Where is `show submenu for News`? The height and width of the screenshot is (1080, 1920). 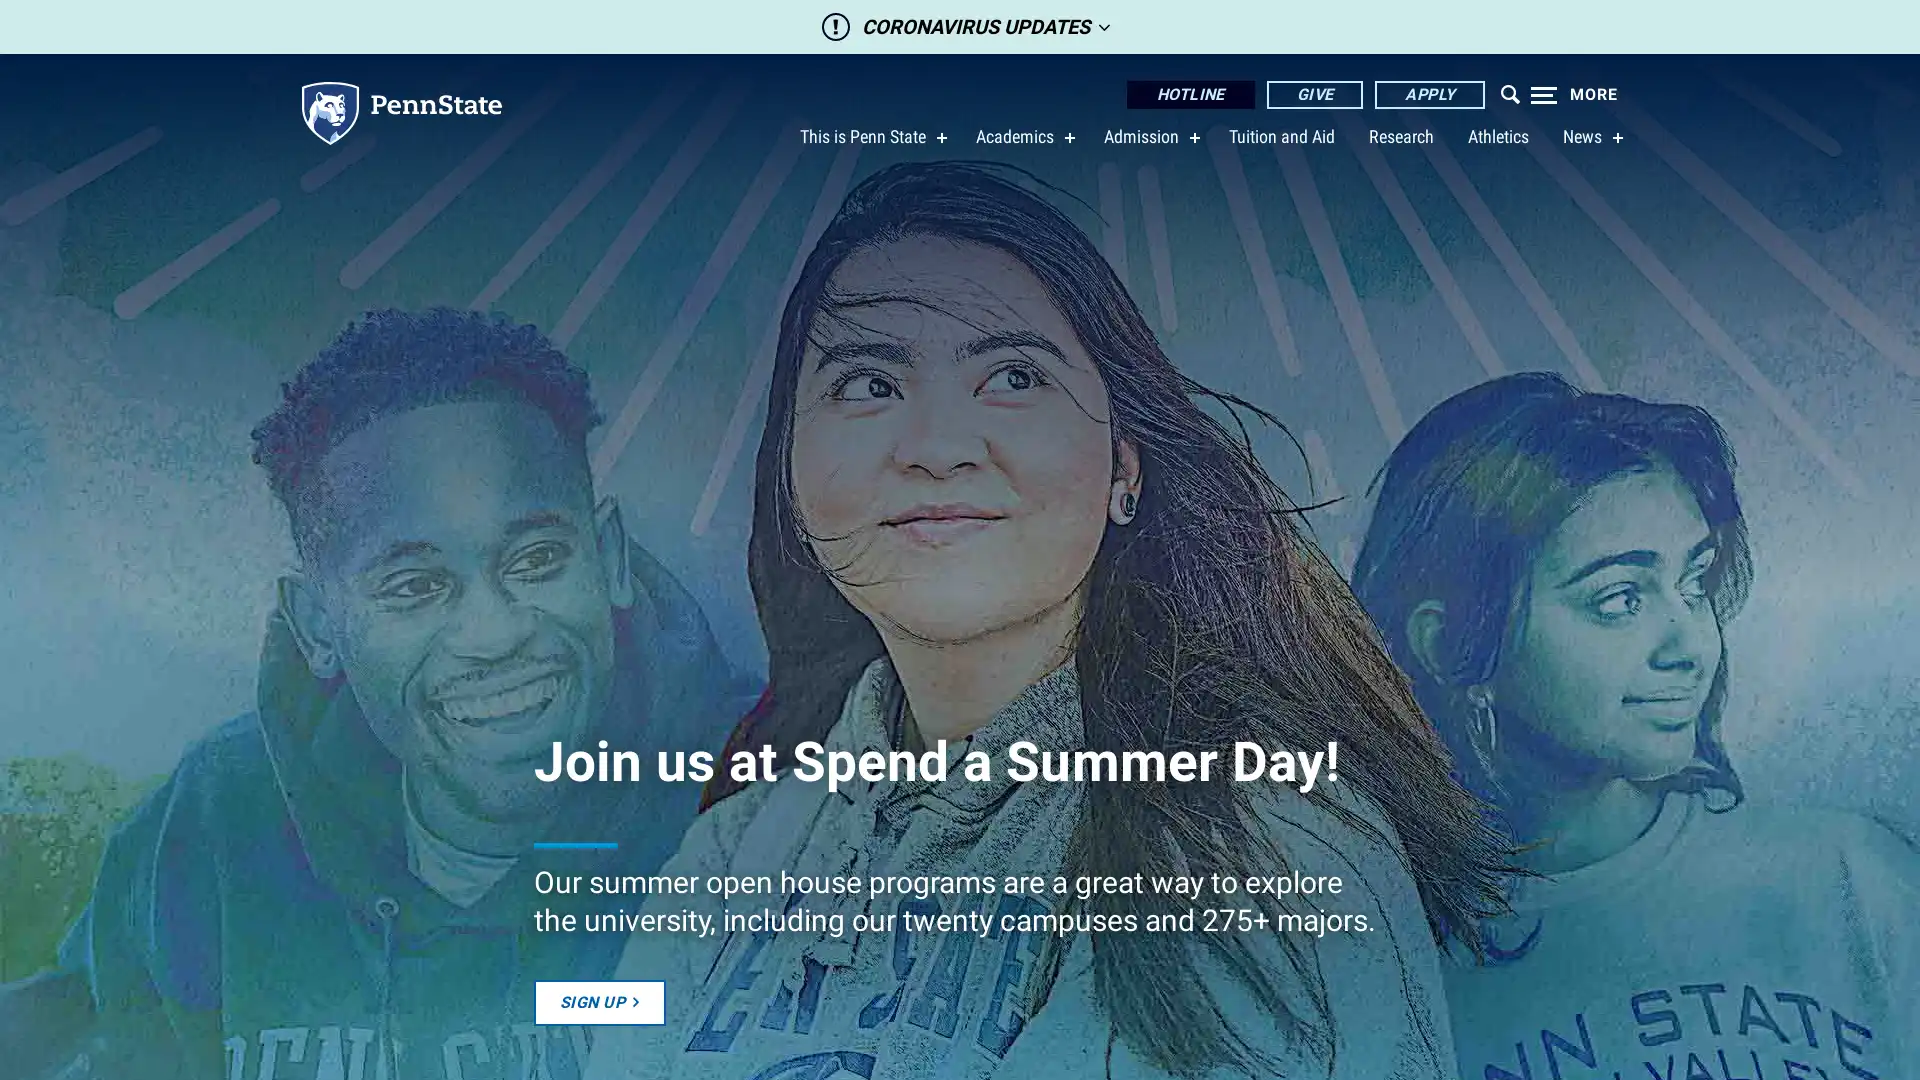
show submenu for News is located at coordinates (1609, 137).